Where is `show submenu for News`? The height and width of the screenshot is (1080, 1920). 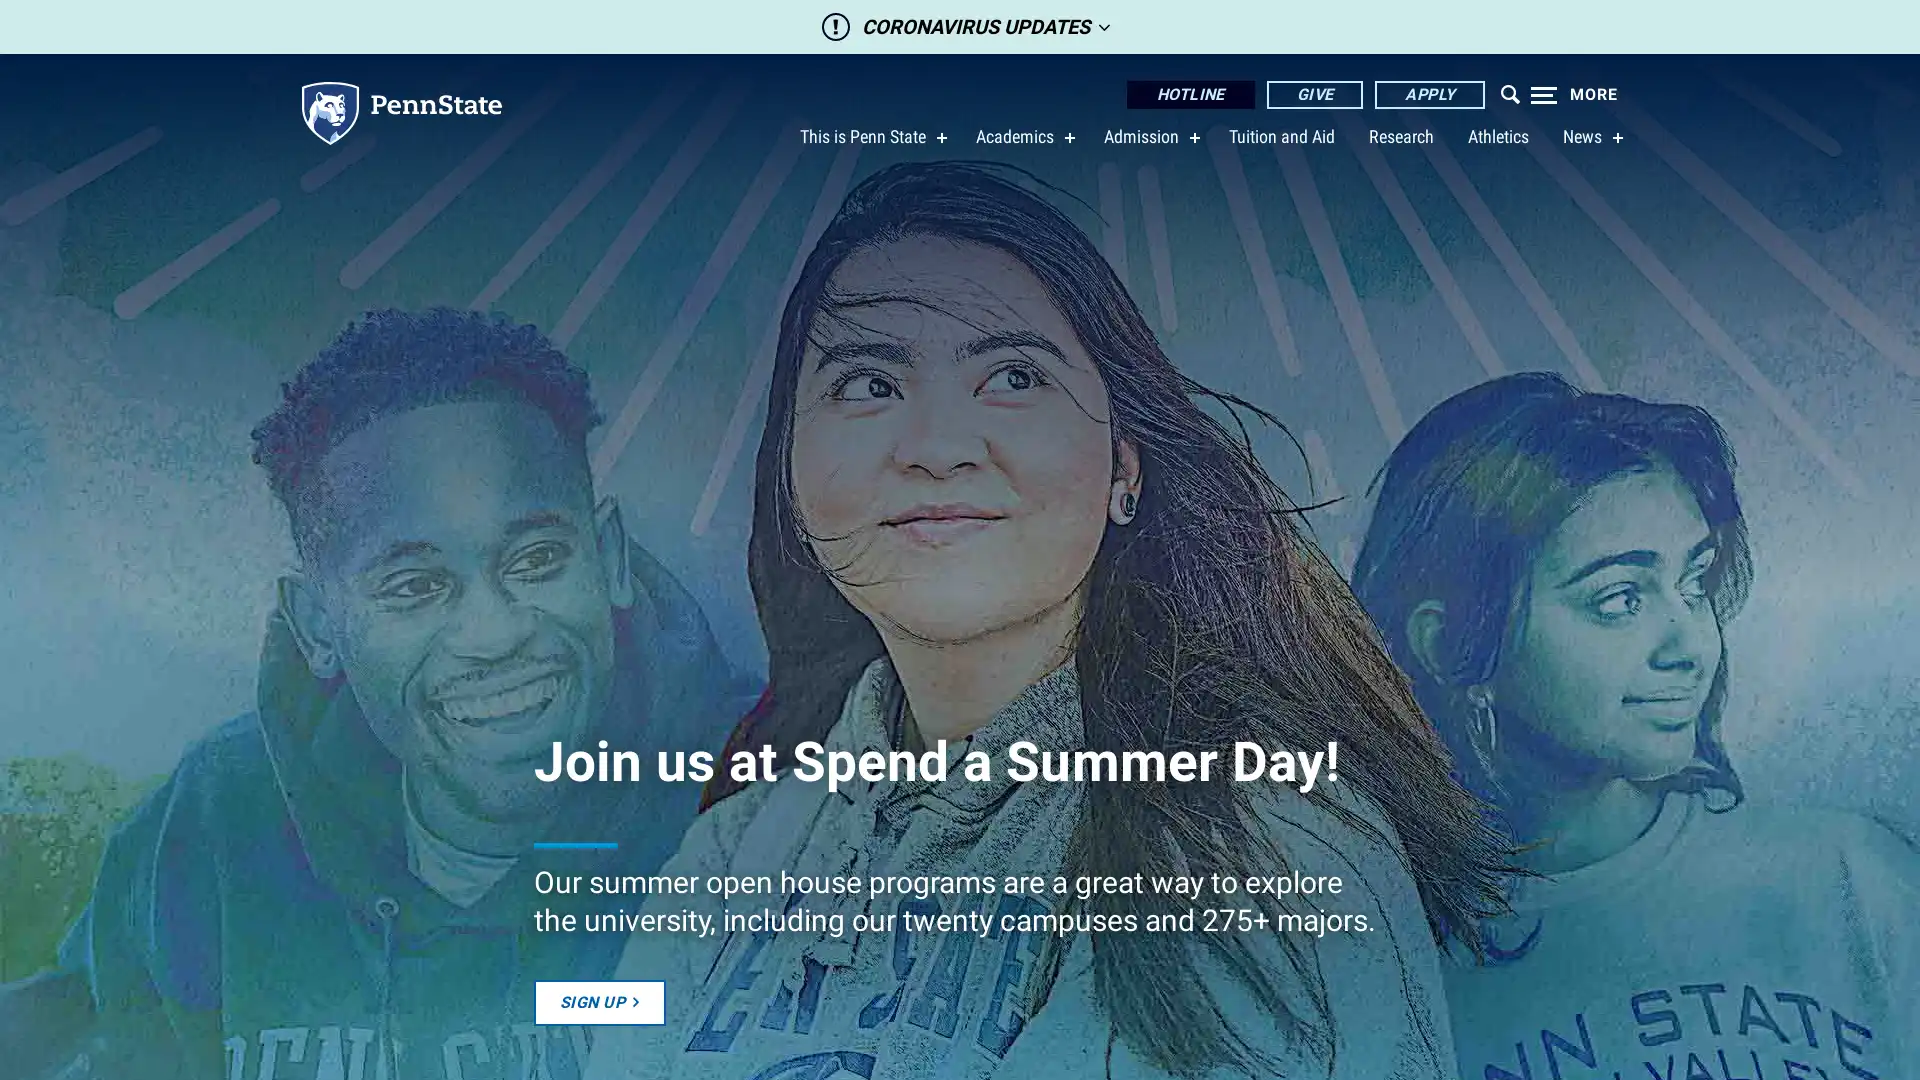
show submenu for News is located at coordinates (1609, 137).